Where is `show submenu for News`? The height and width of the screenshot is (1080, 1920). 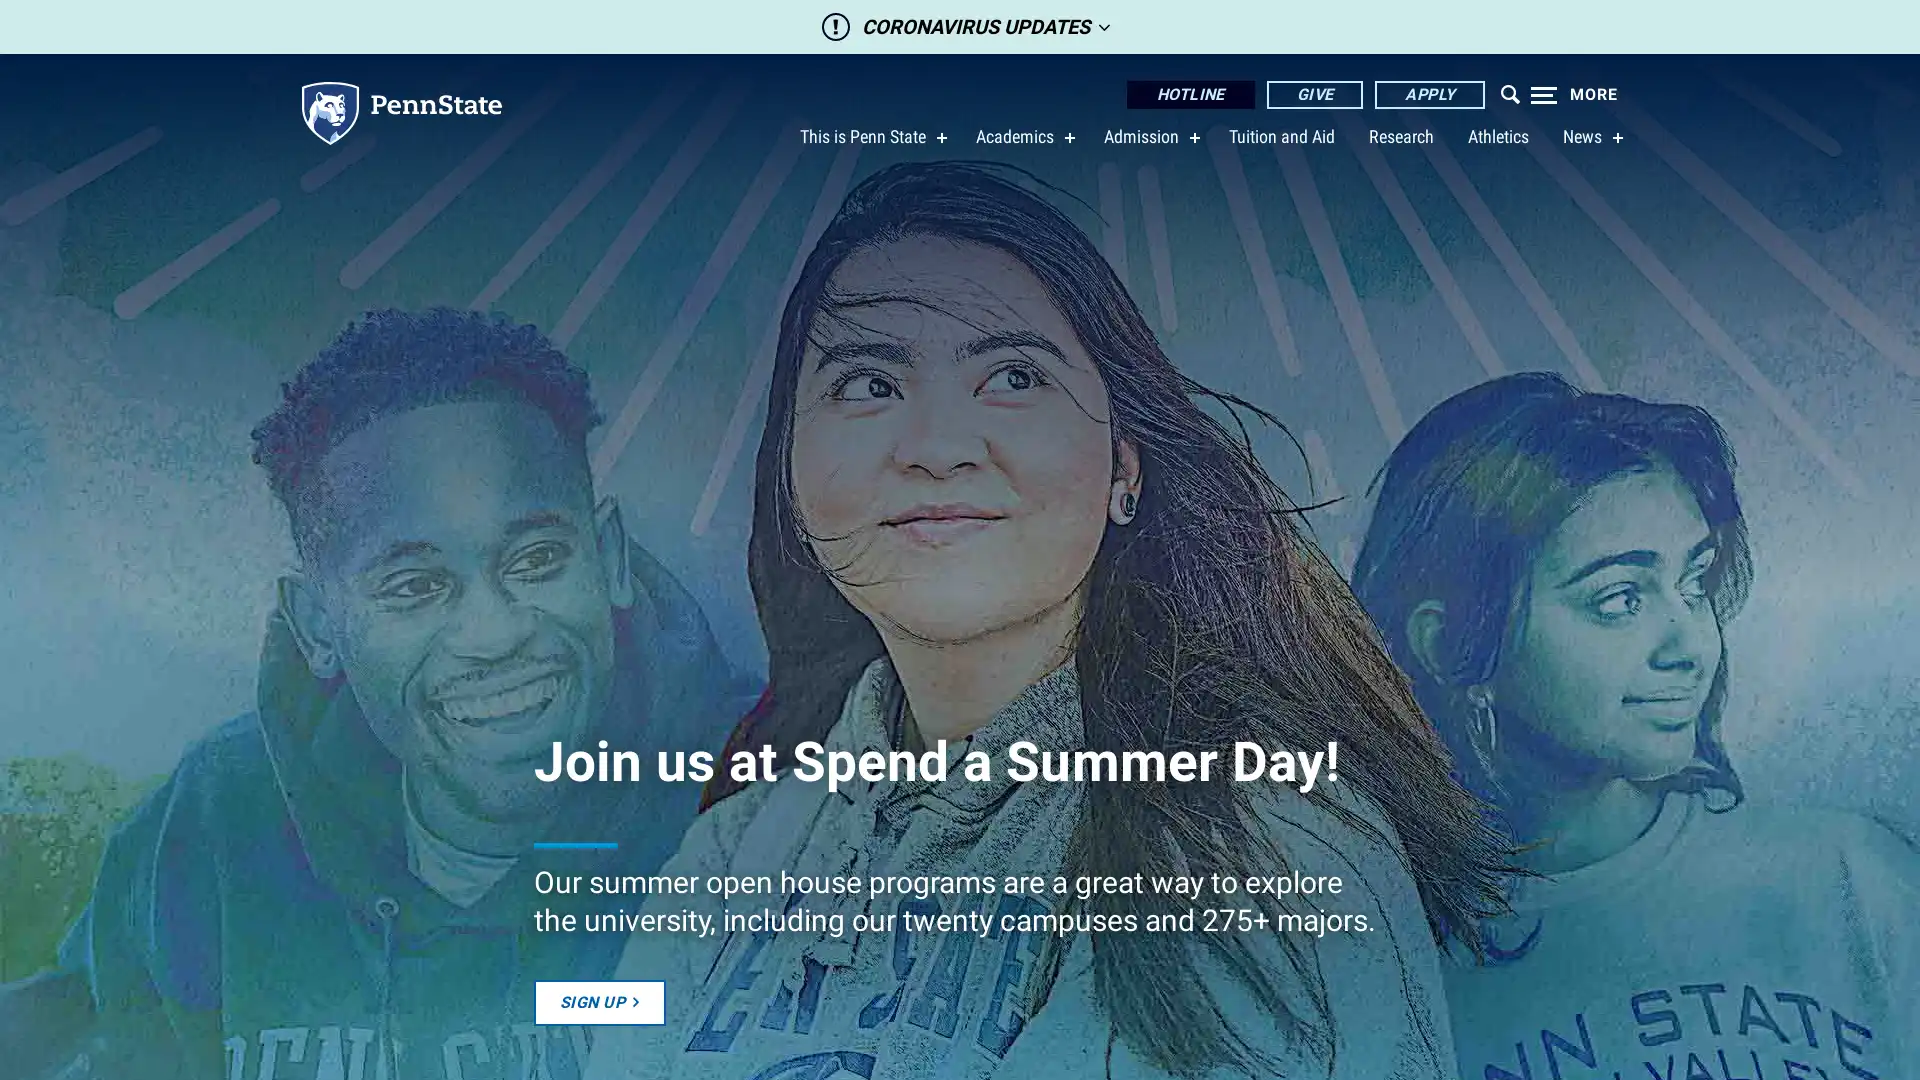
show submenu for News is located at coordinates (1609, 137).